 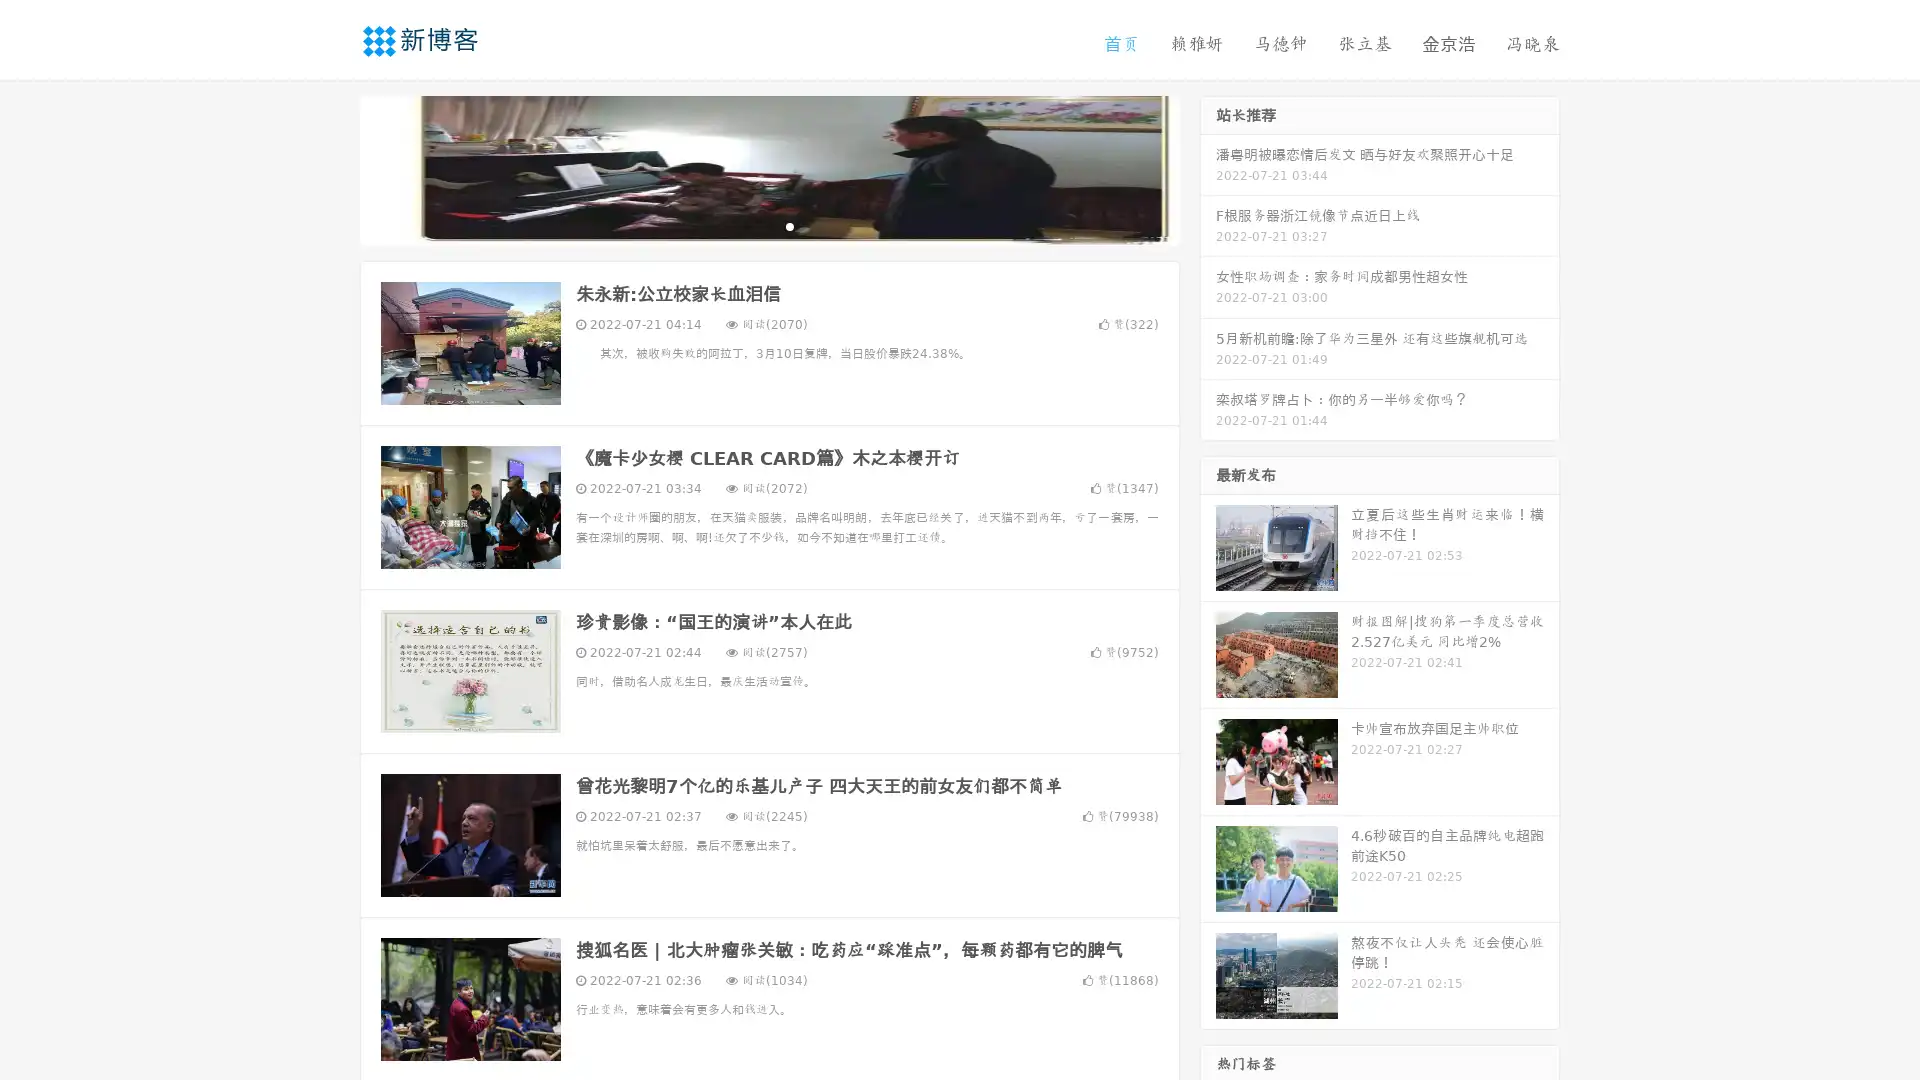 What do you see at coordinates (1208, 168) in the screenshot?
I see `Next slide` at bounding box center [1208, 168].